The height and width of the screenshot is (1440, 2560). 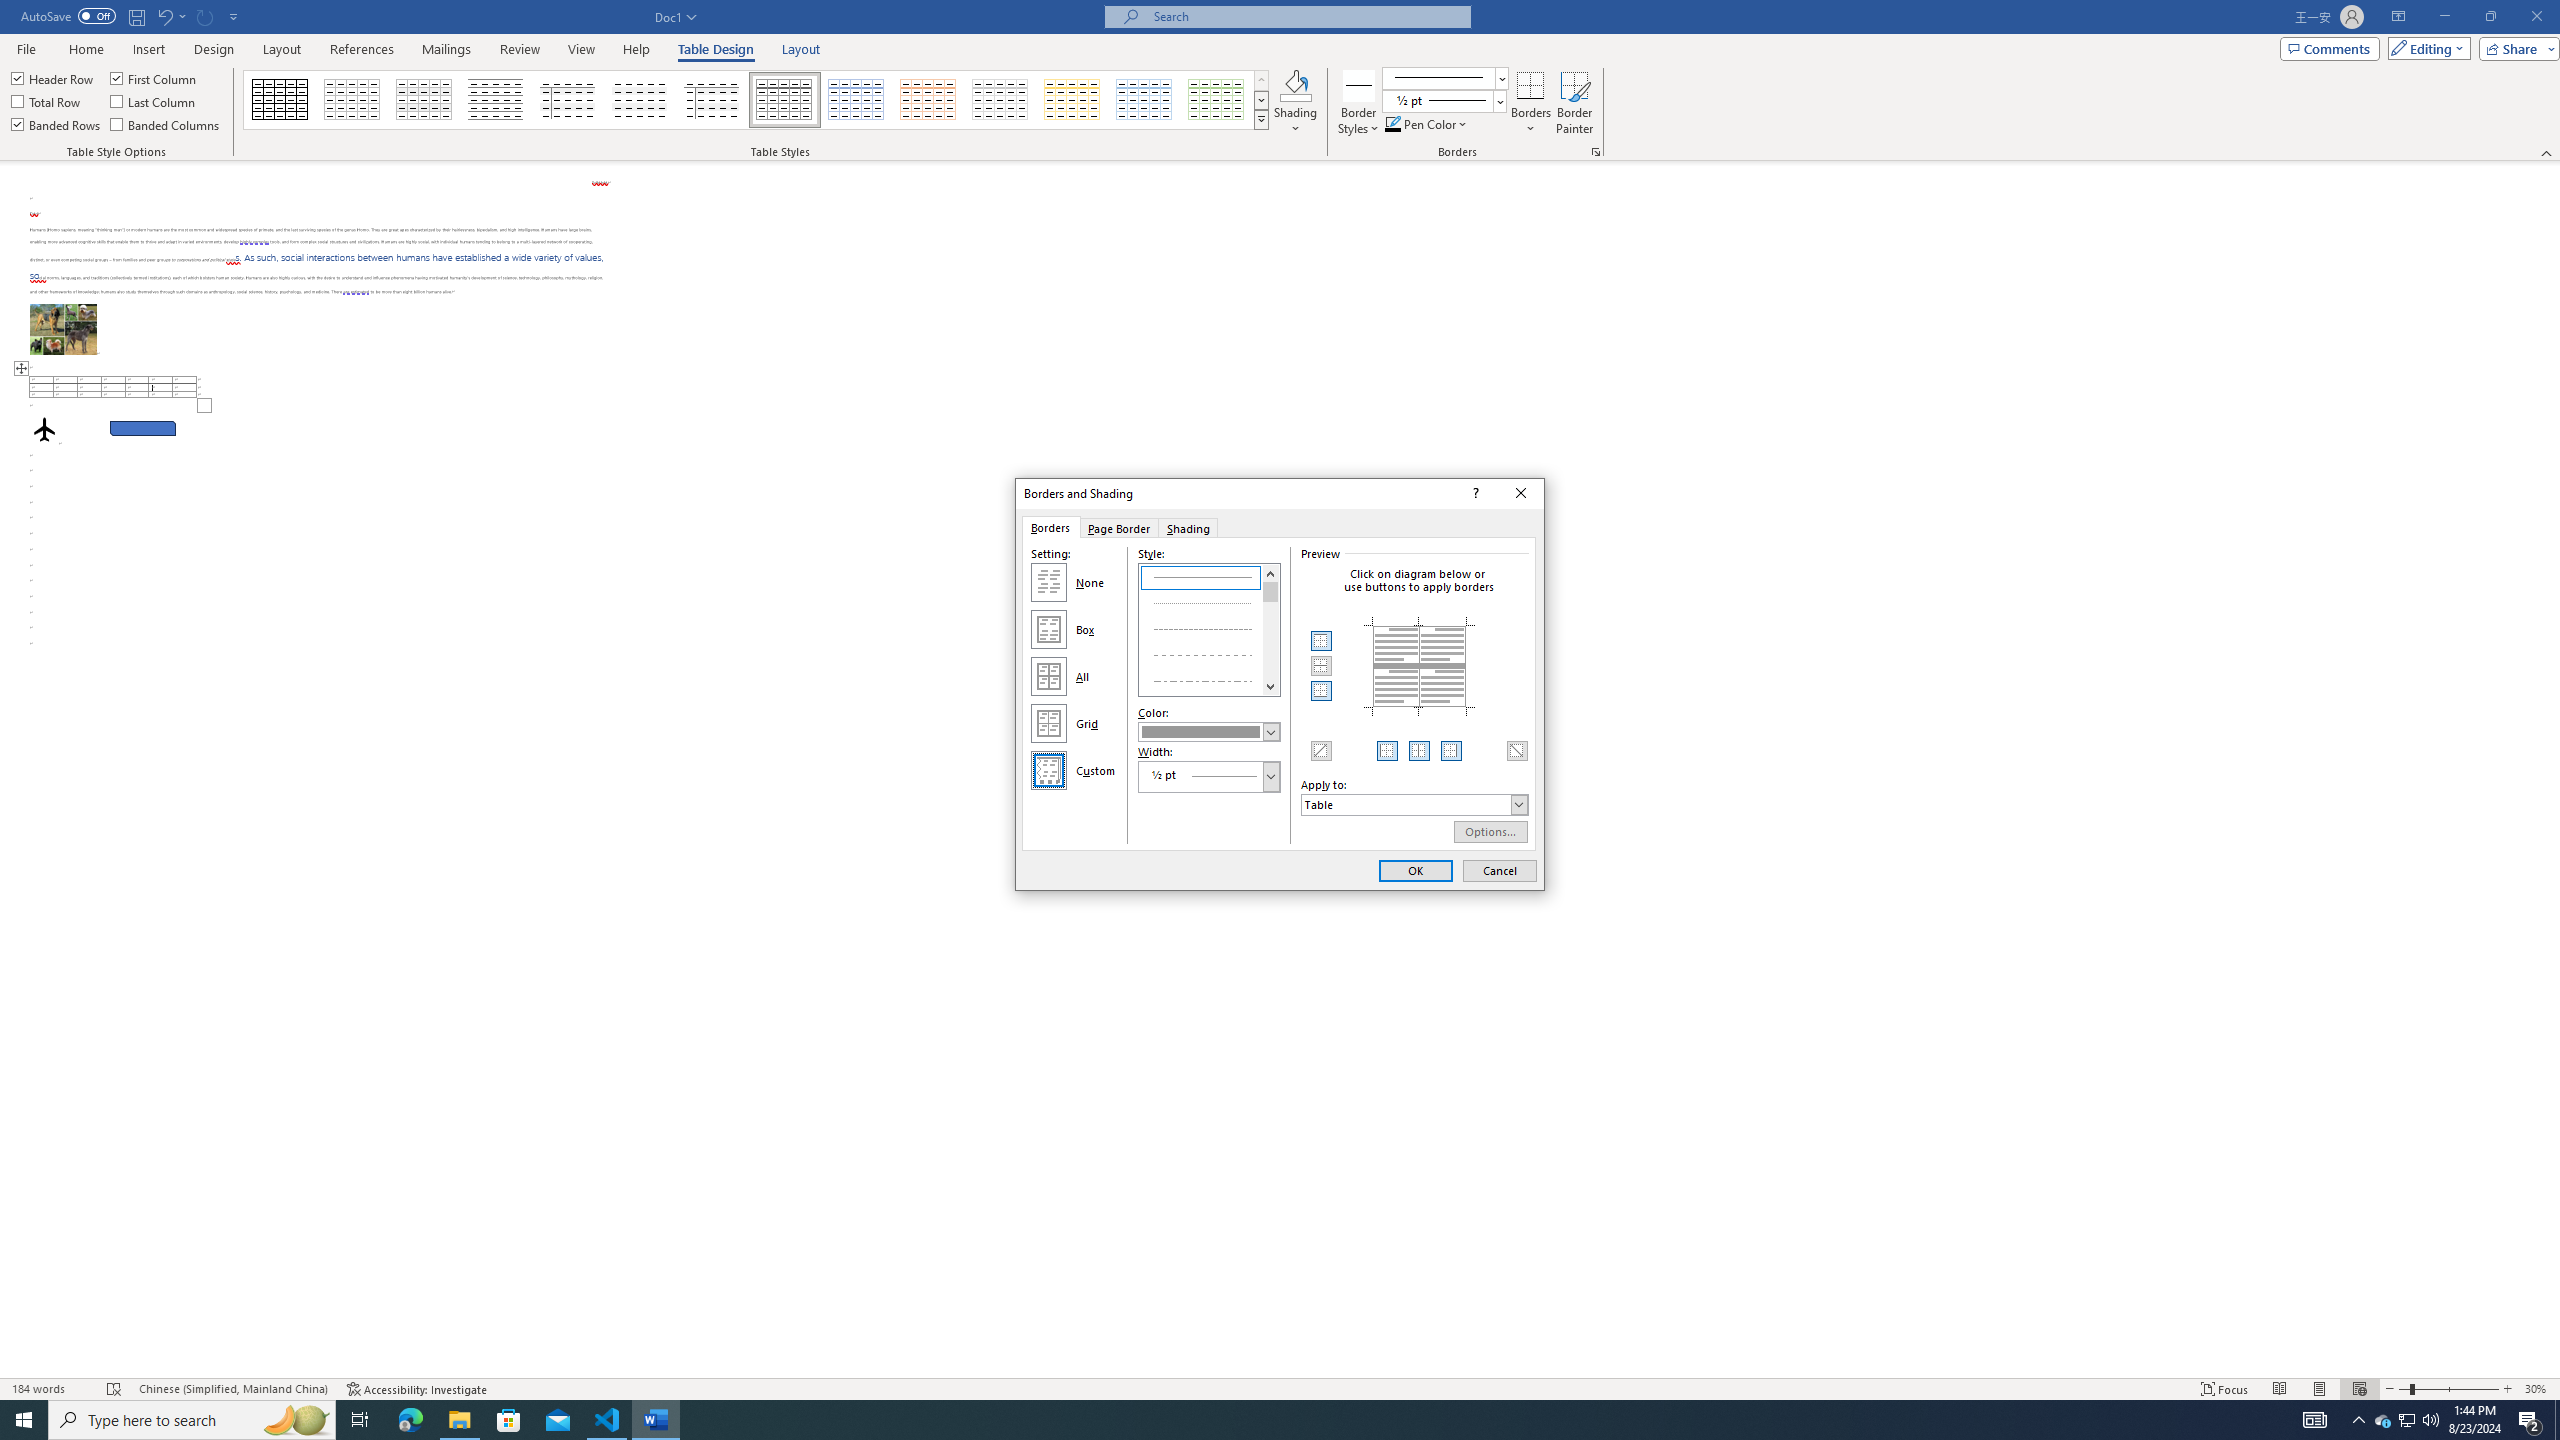 What do you see at coordinates (2447, 1389) in the screenshot?
I see `'Zoom'` at bounding box center [2447, 1389].